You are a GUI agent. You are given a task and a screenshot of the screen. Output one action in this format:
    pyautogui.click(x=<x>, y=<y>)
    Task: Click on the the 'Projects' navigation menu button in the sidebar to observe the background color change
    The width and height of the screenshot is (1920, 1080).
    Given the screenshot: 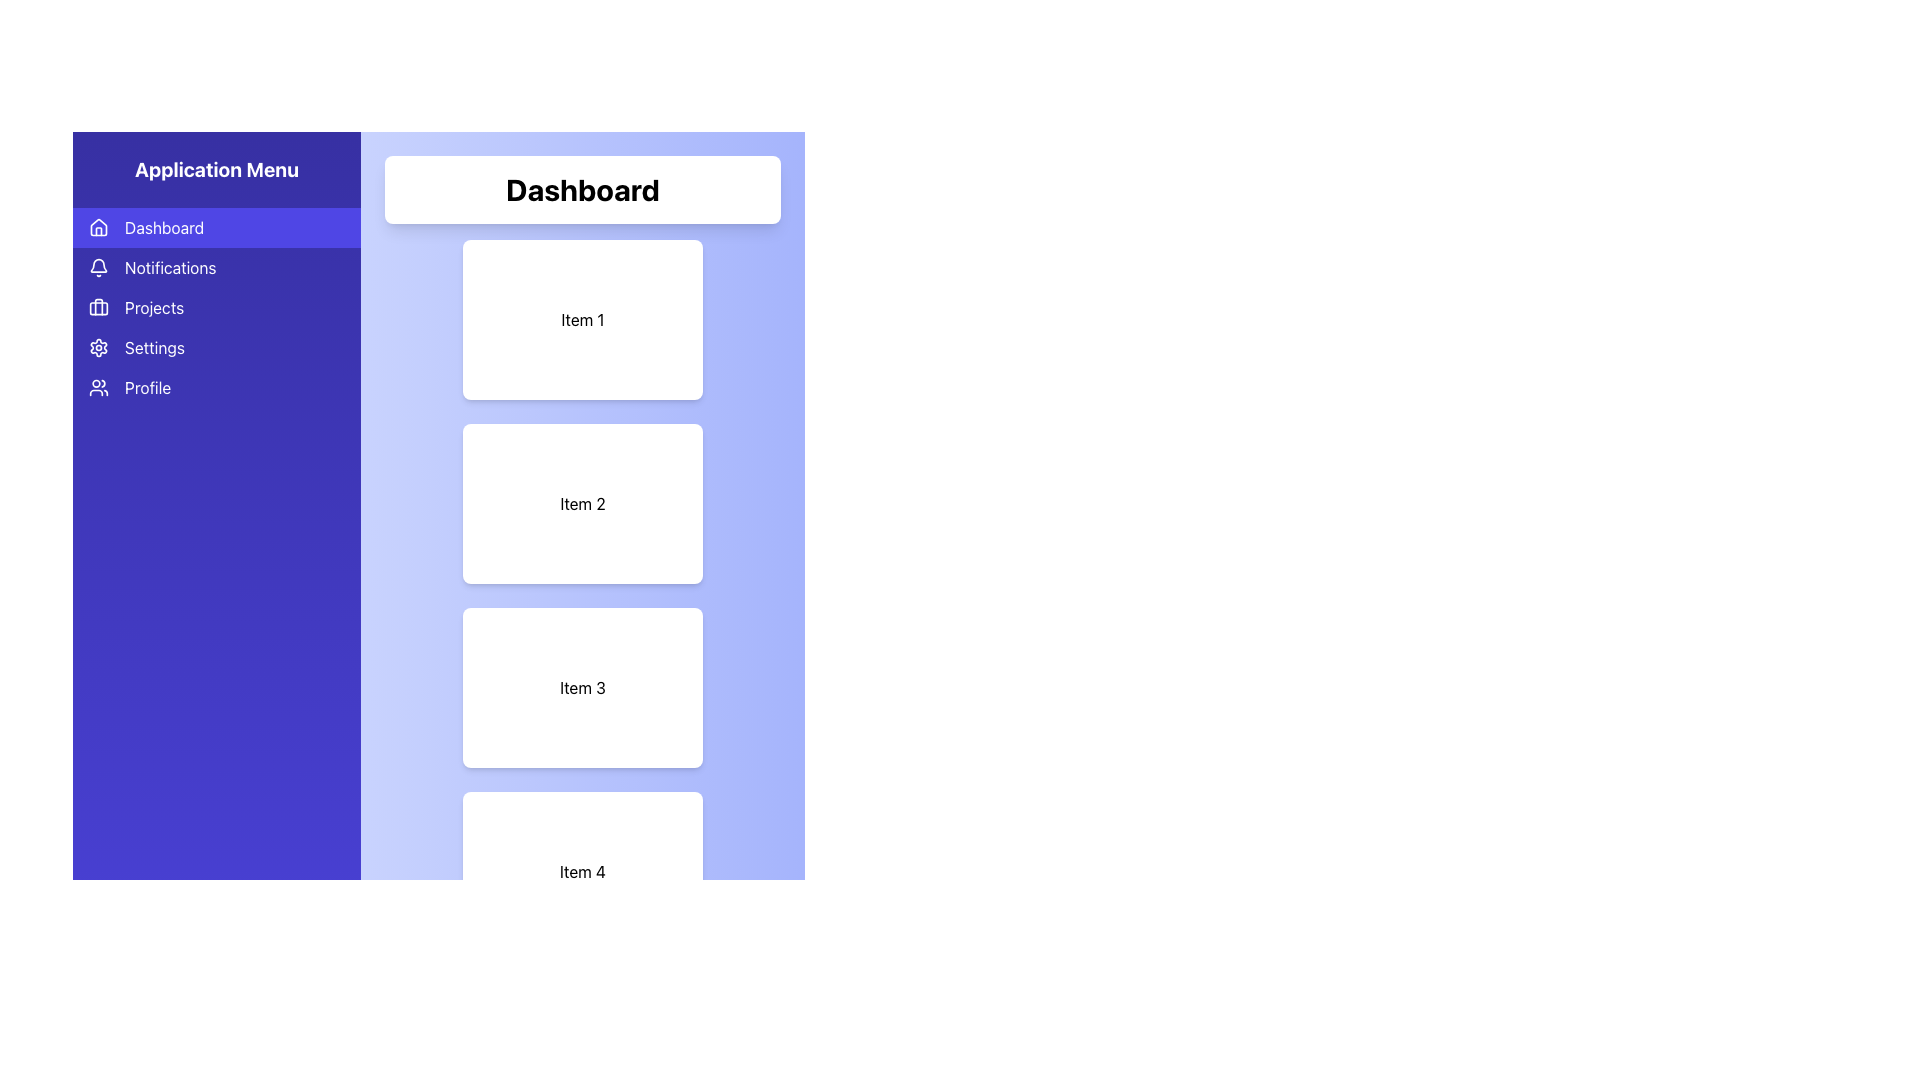 What is the action you would take?
    pyautogui.click(x=216, y=308)
    